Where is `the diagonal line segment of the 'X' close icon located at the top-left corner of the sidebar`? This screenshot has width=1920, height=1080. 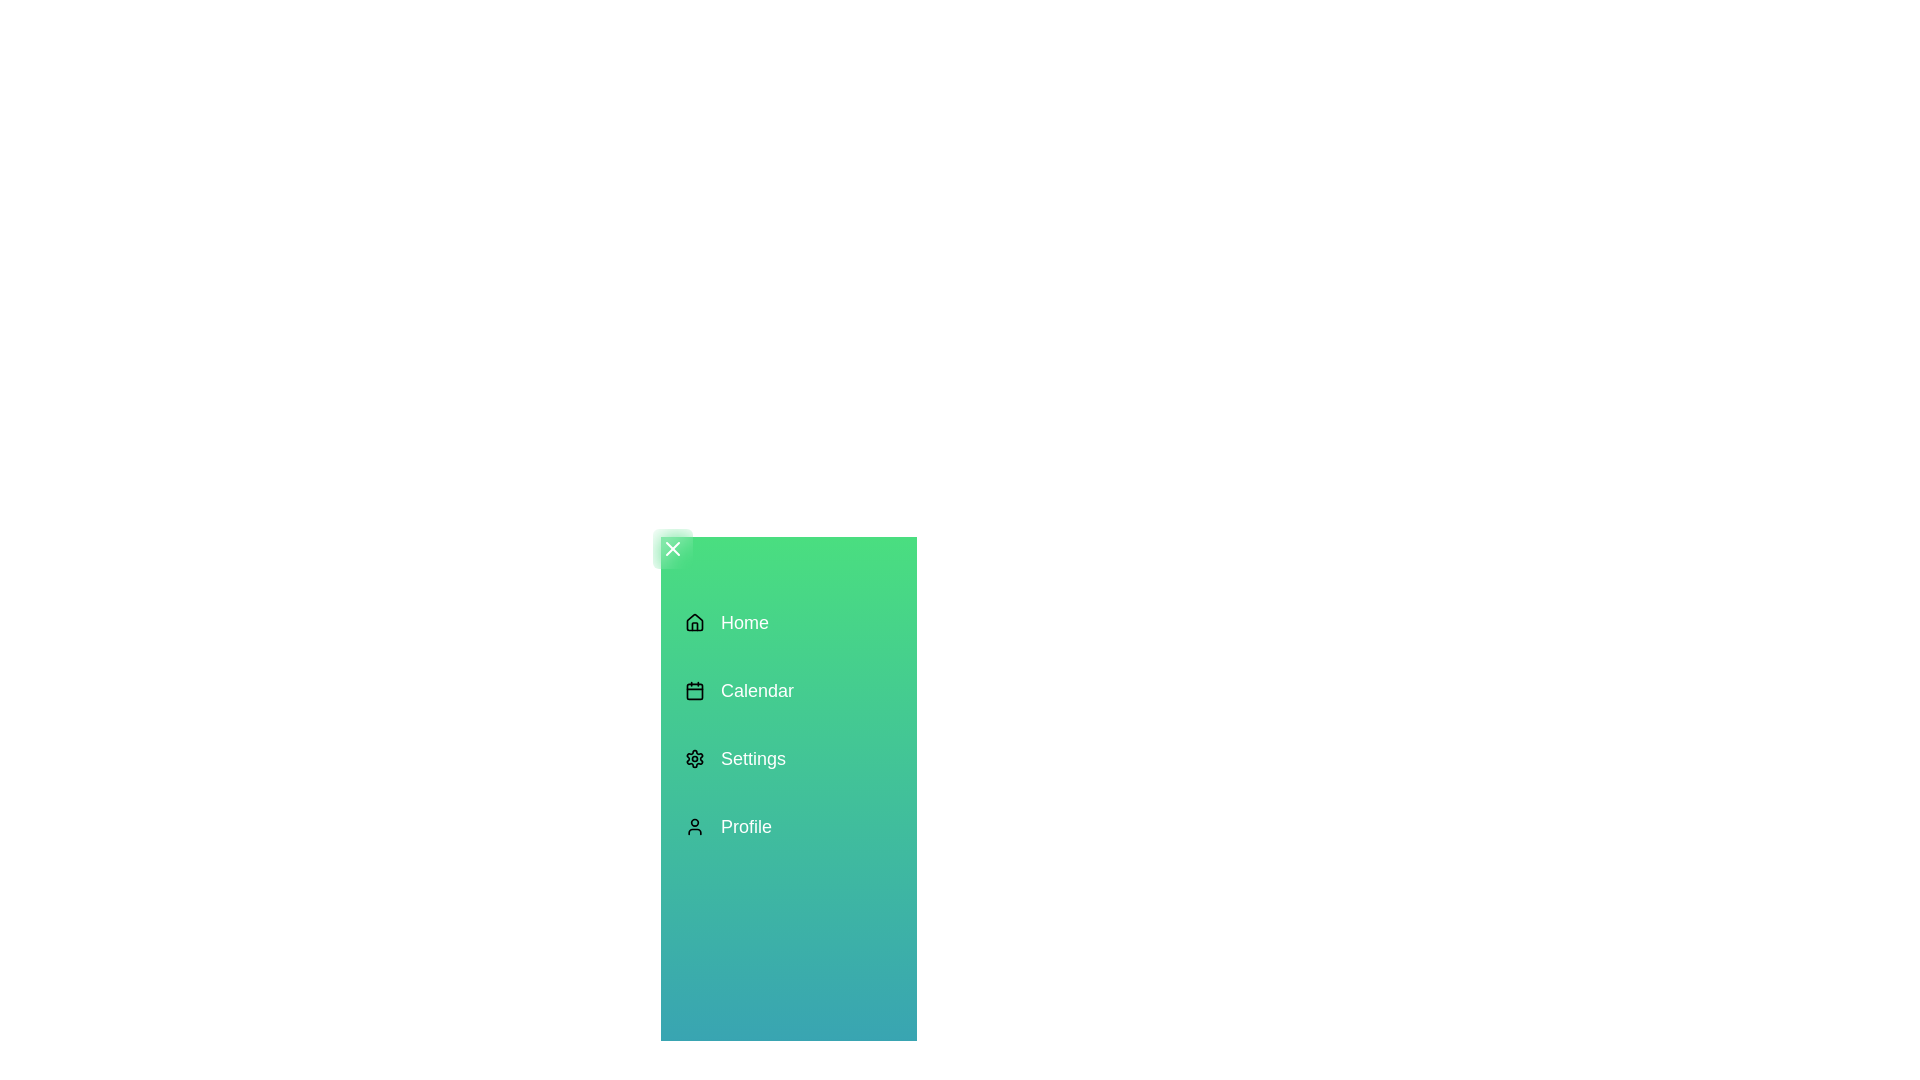
the diagonal line segment of the 'X' close icon located at the top-left corner of the sidebar is located at coordinates (672, 548).